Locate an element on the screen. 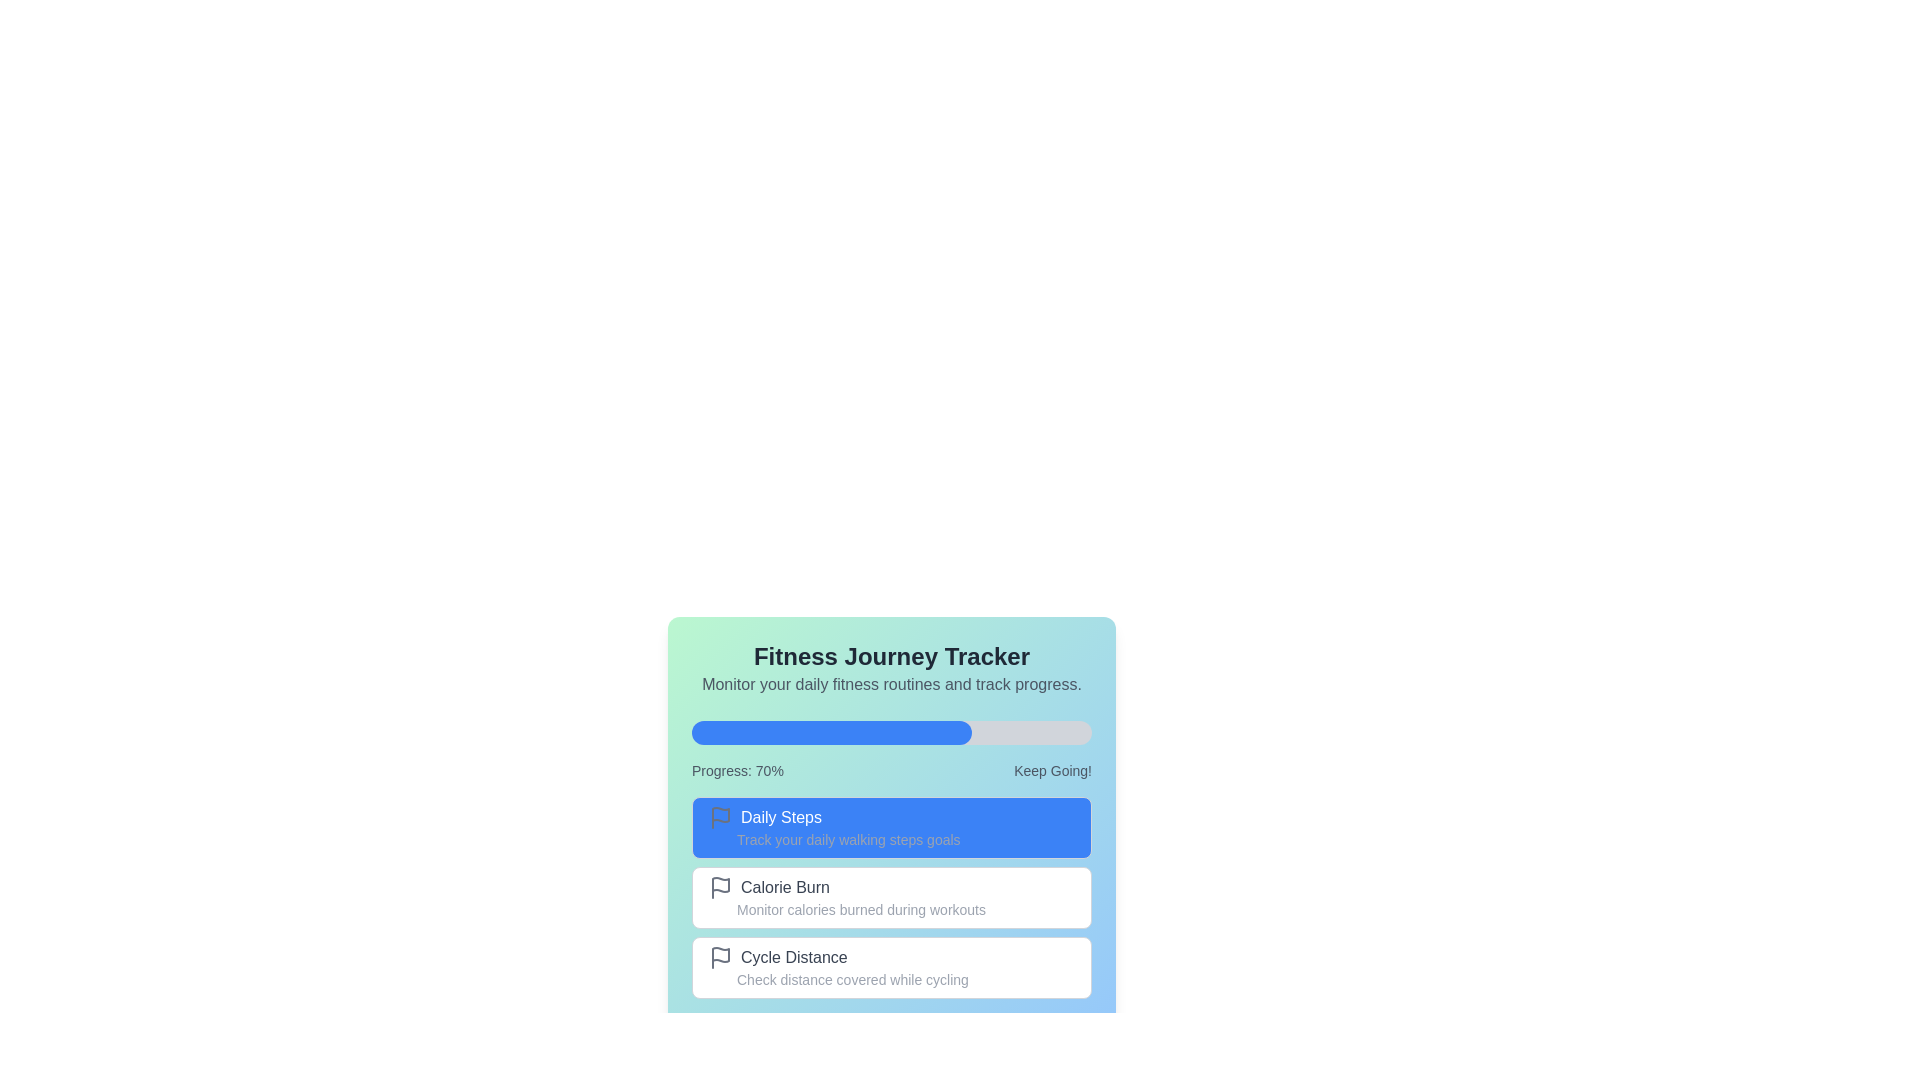 The width and height of the screenshot is (1920, 1080). the icon located to the left of the 'Calorie Burn' text label for more information is located at coordinates (720, 886).